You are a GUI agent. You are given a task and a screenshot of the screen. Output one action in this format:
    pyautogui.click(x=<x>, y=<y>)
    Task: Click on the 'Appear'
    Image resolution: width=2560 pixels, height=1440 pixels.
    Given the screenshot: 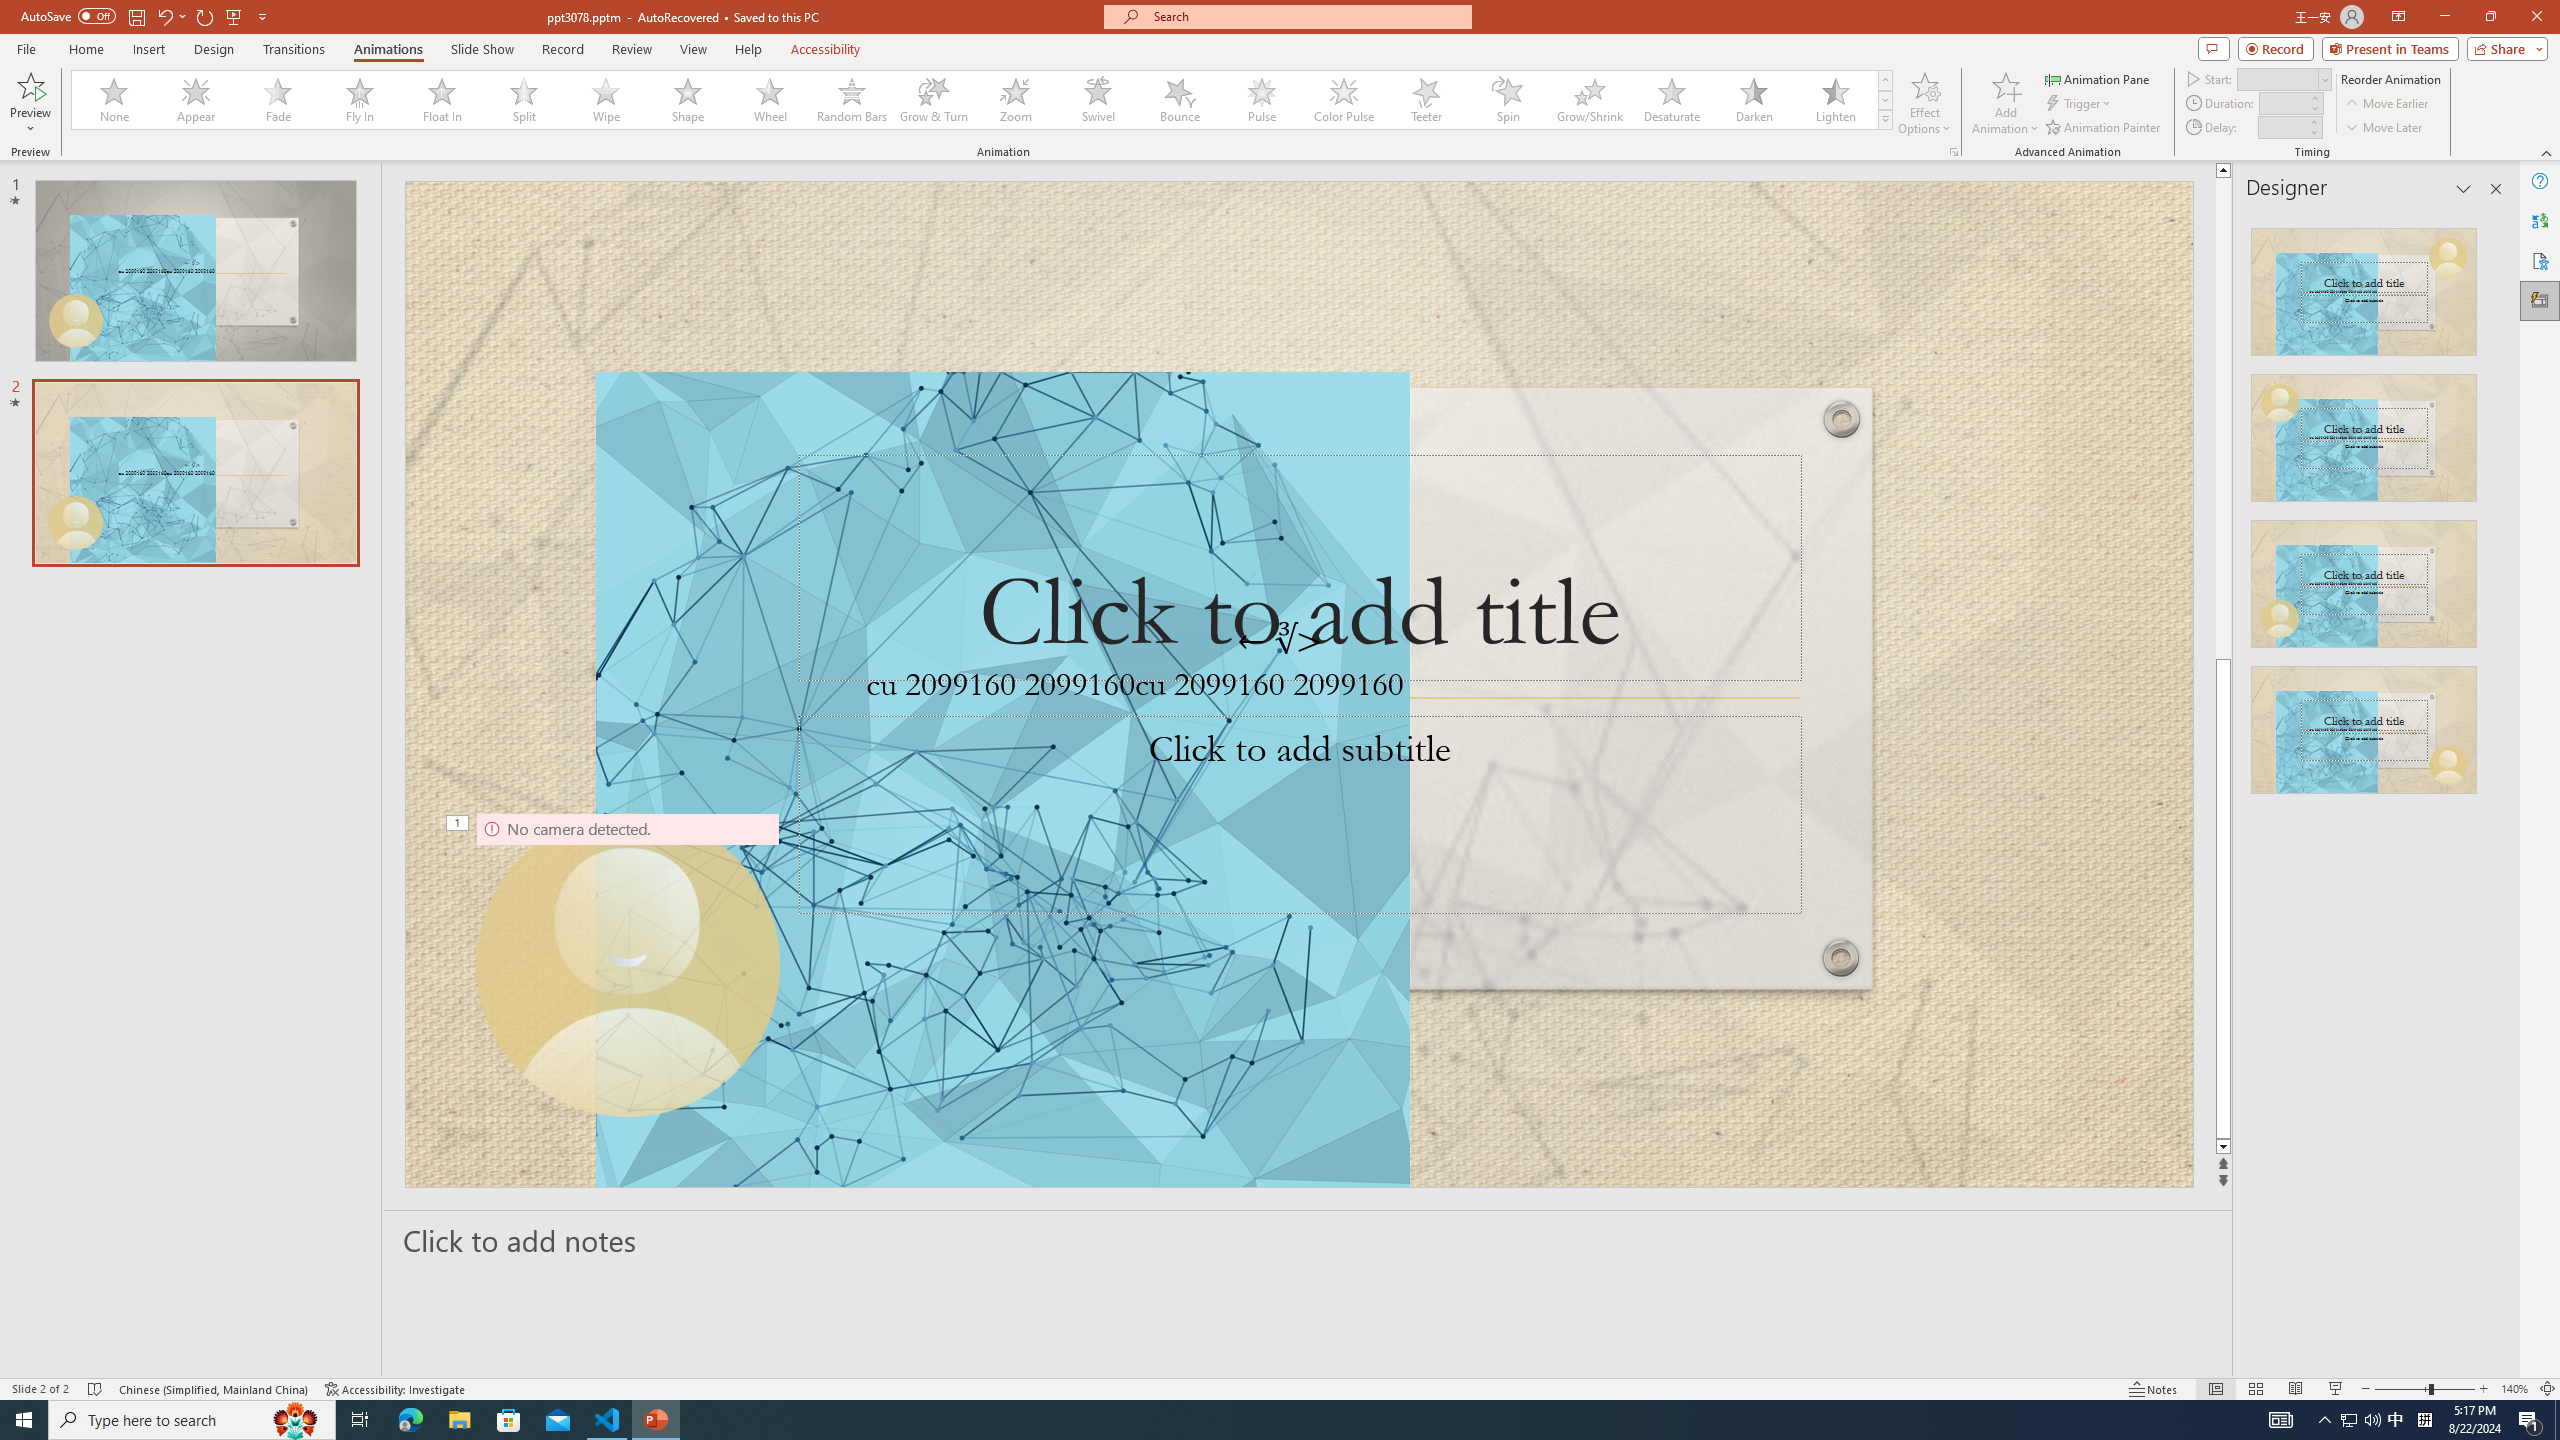 What is the action you would take?
    pyautogui.click(x=196, y=99)
    